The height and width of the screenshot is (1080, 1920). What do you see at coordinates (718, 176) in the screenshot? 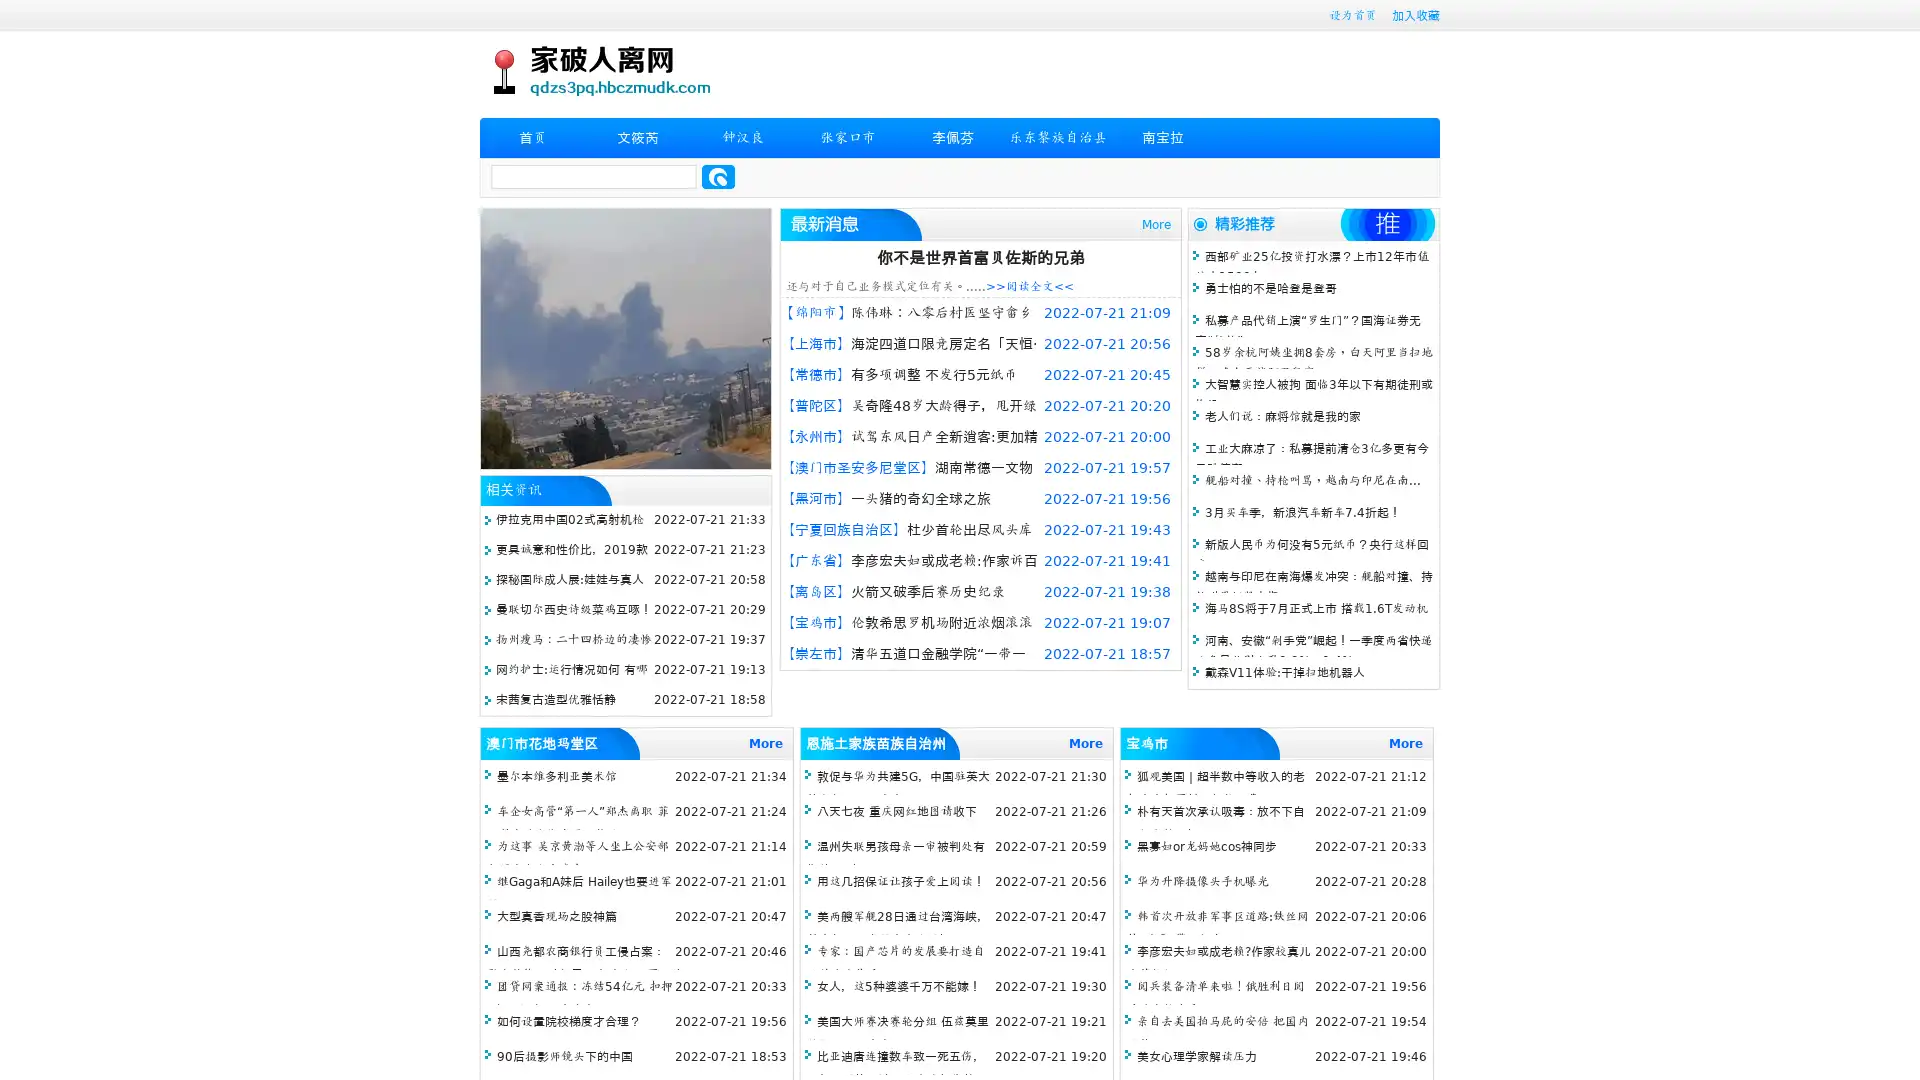
I see `Search` at bounding box center [718, 176].